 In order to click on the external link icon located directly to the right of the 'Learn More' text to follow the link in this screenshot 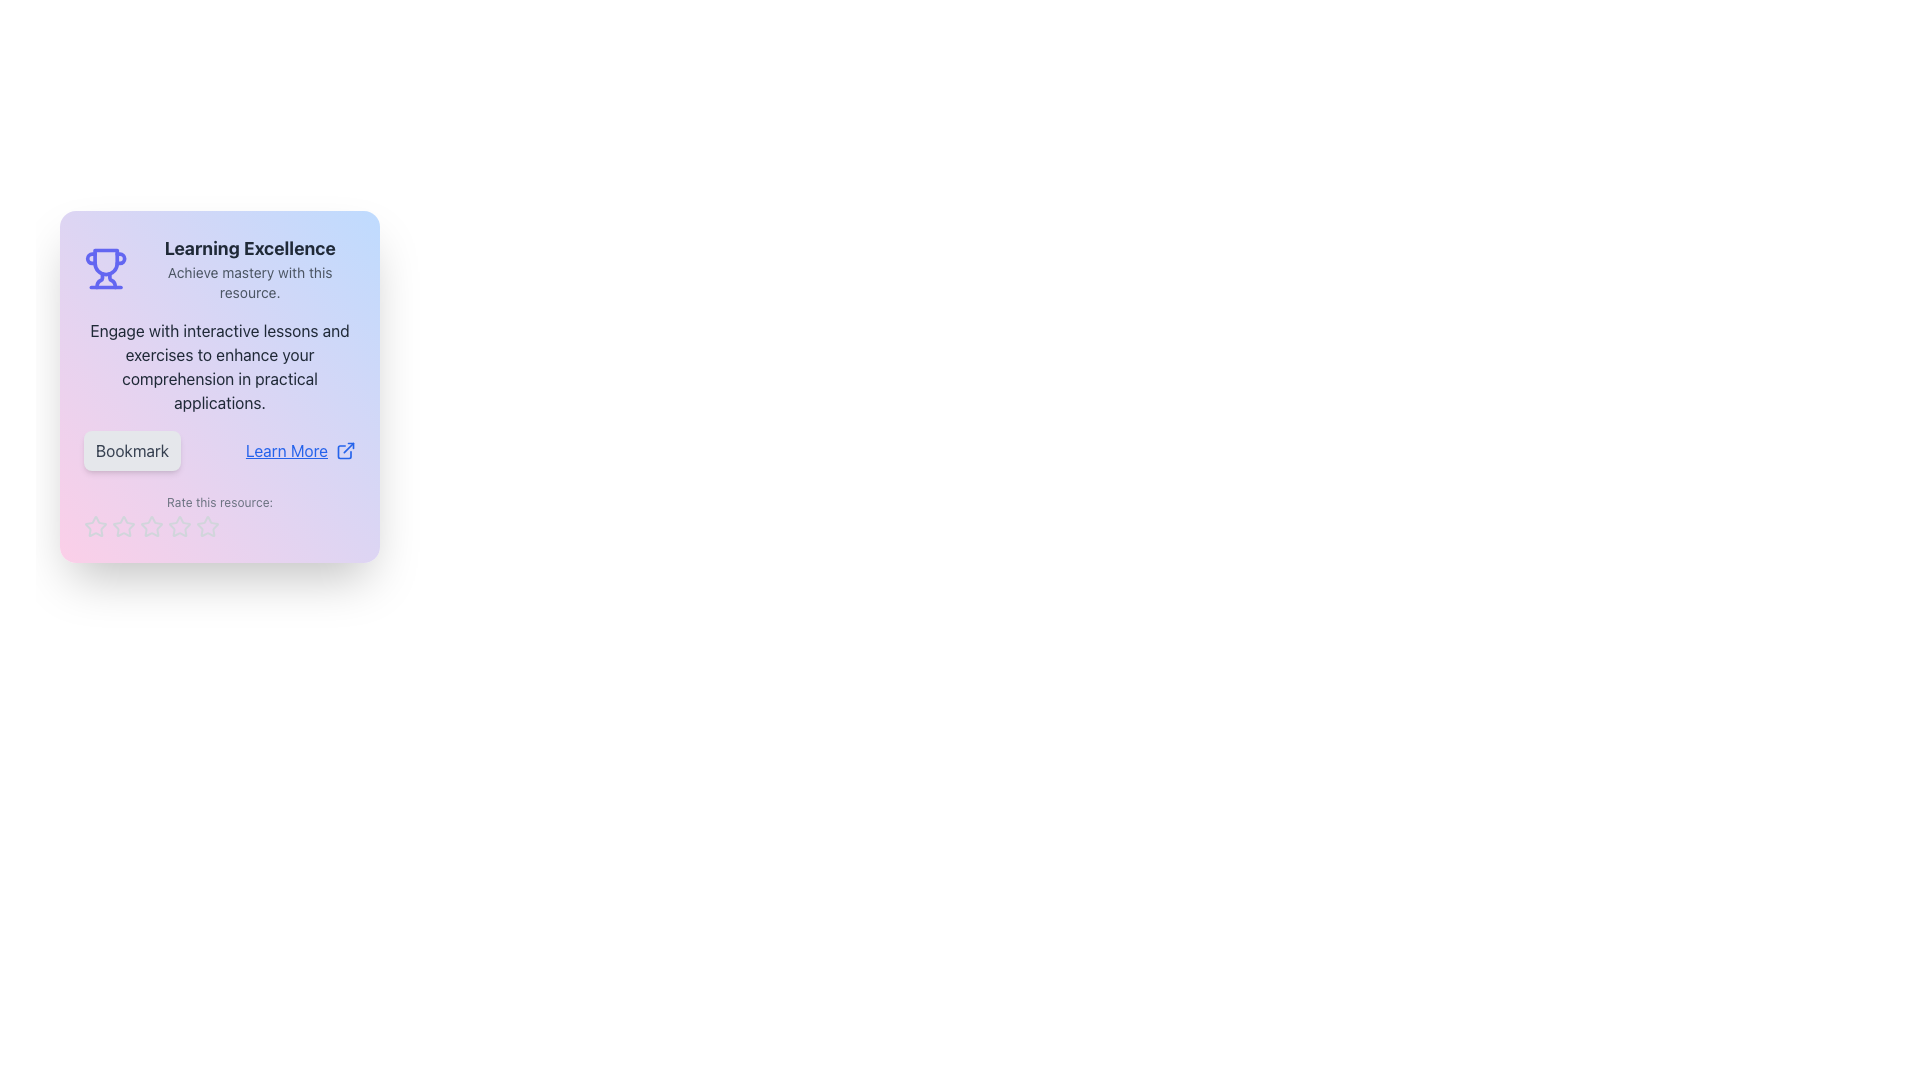, I will do `click(345, 451)`.